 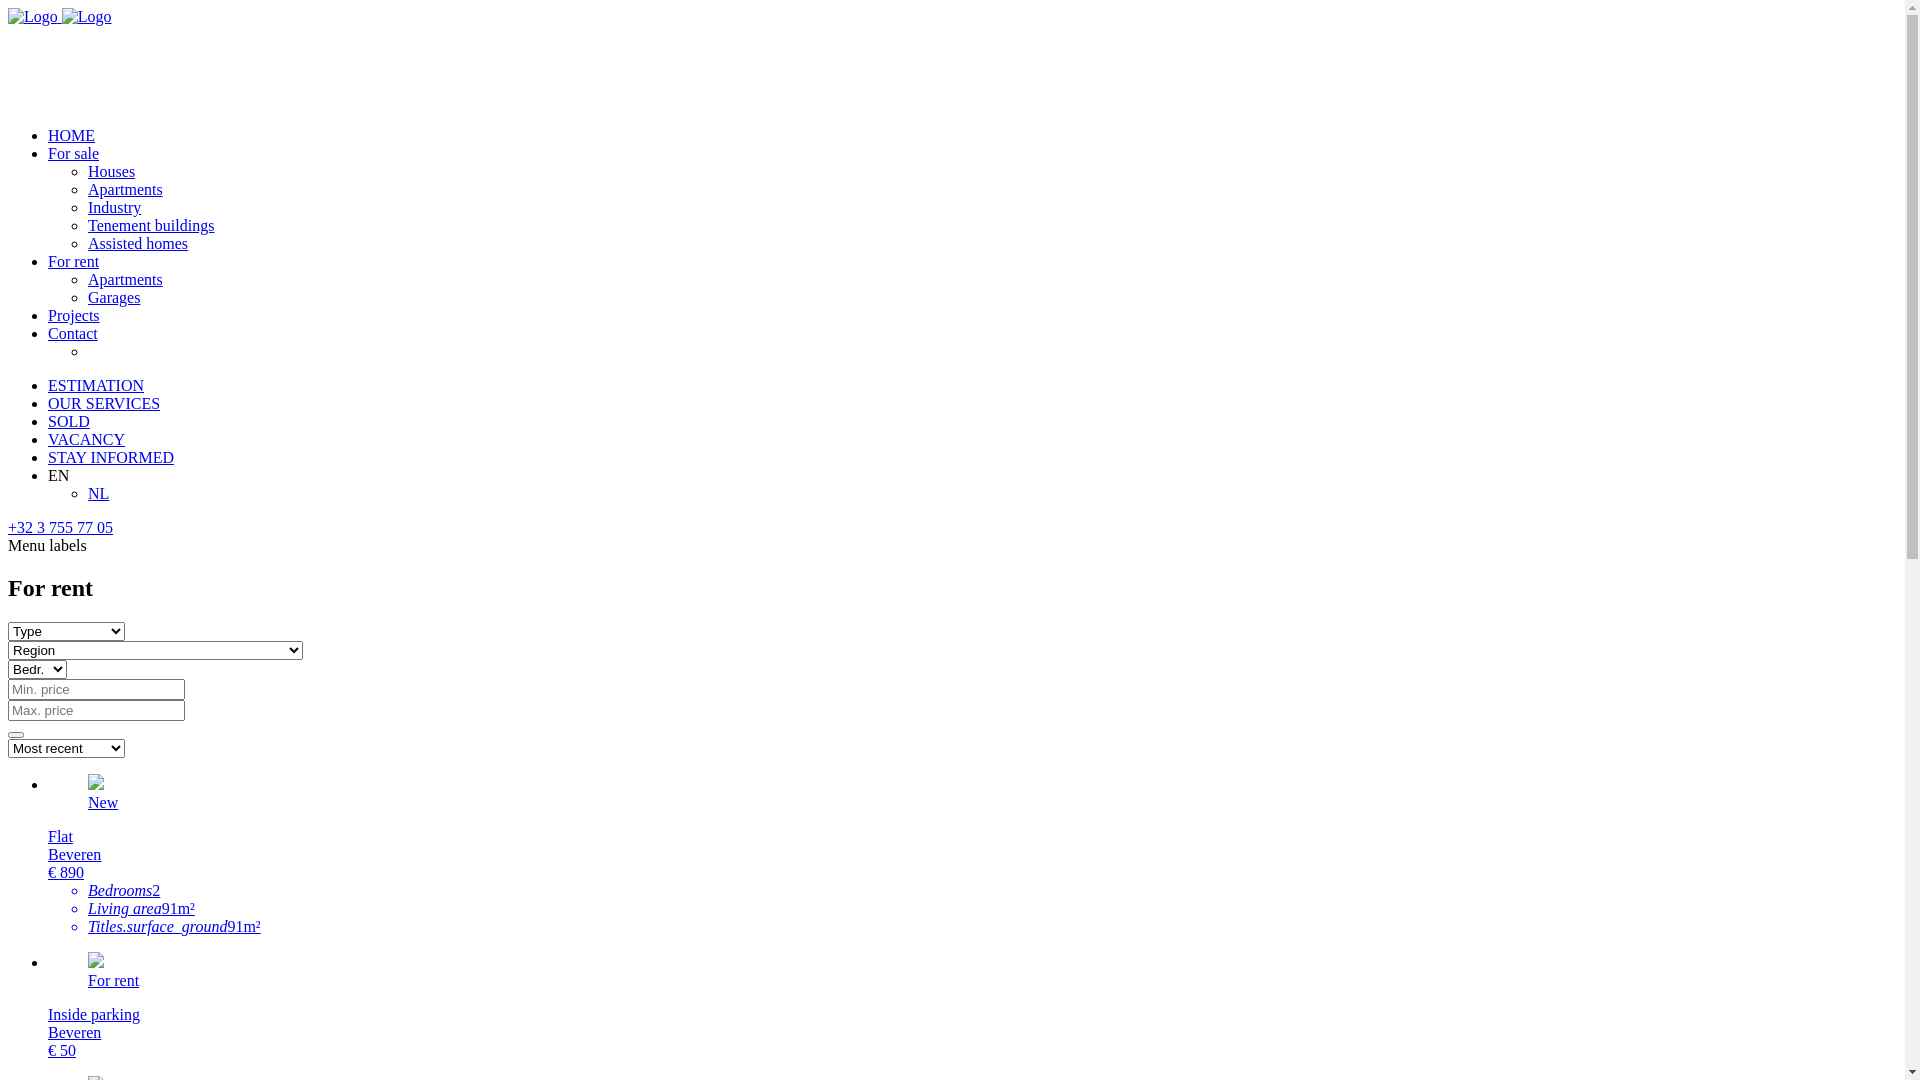 What do you see at coordinates (149, 225) in the screenshot?
I see `'Tenement buildings'` at bounding box center [149, 225].